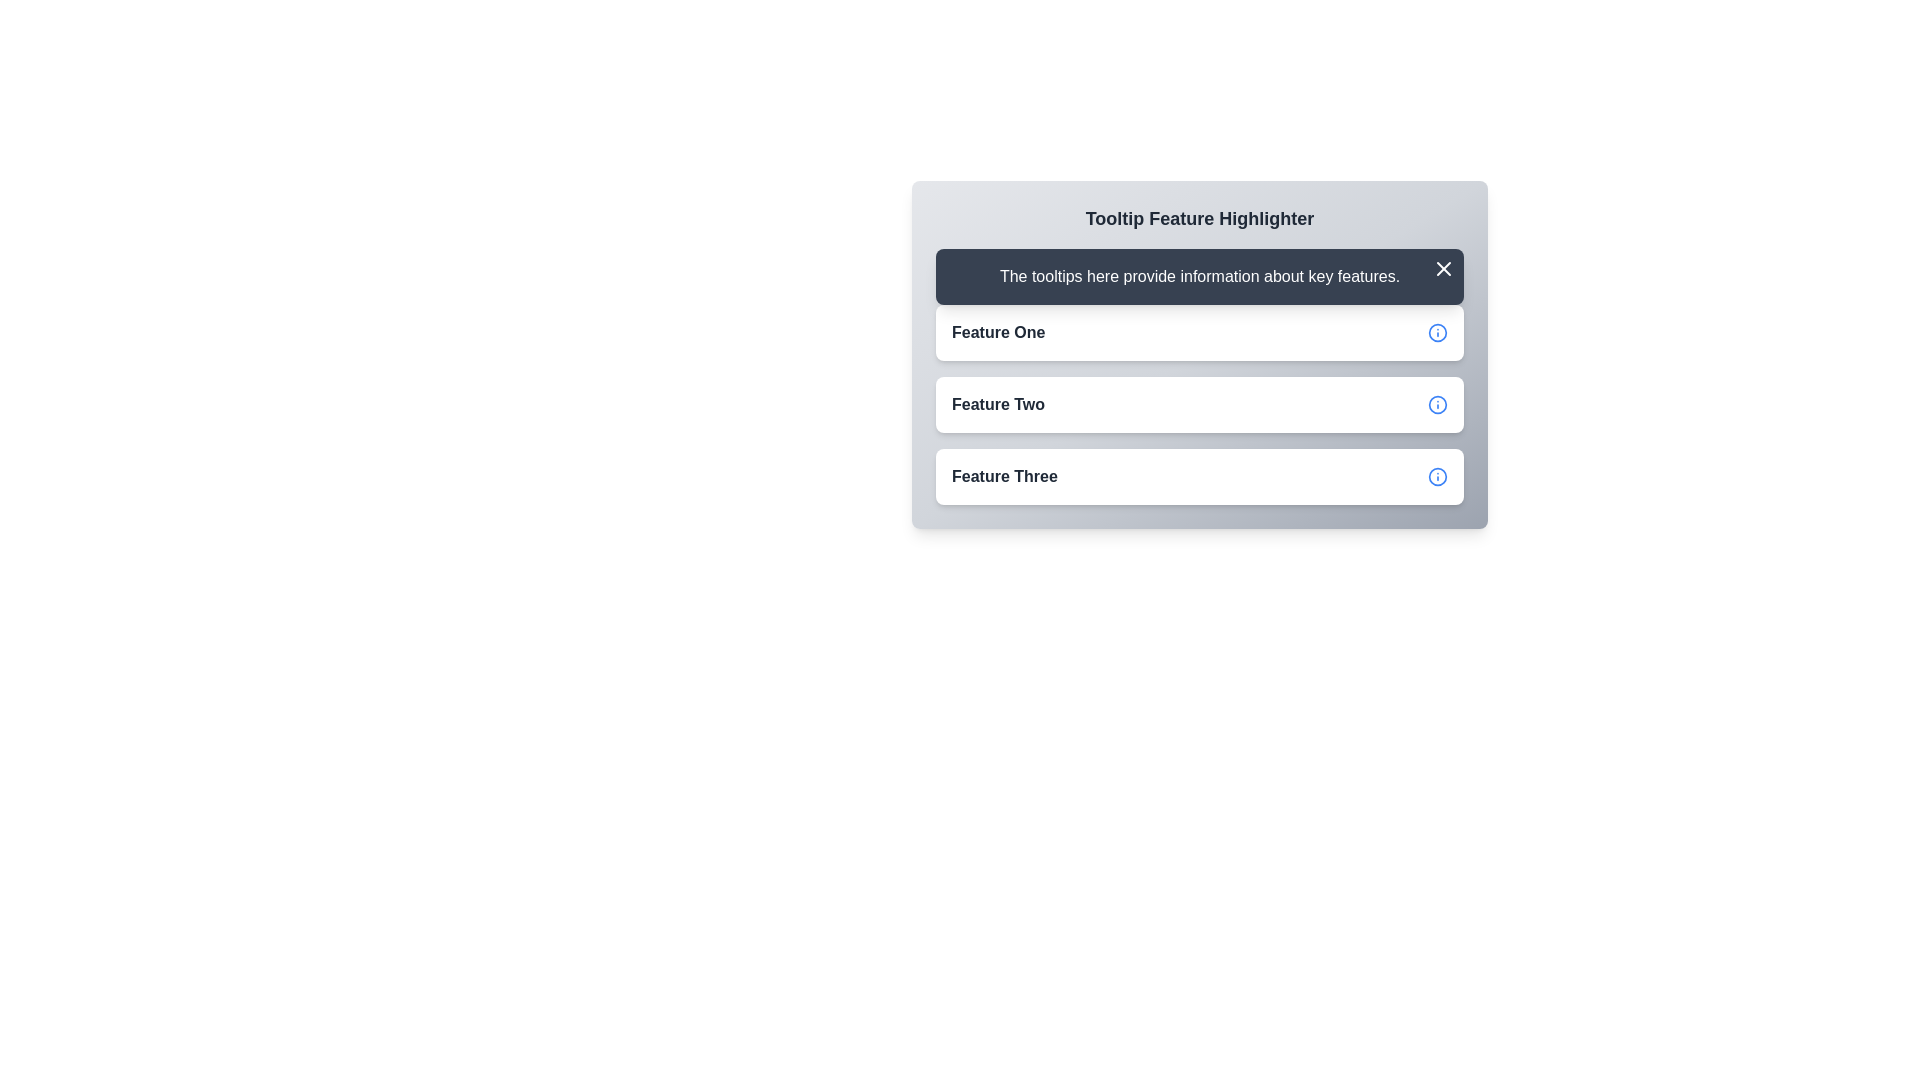 The height and width of the screenshot is (1080, 1920). I want to click on text from the 'Feature One' text label, which is styled with a bold font and dark gray color, located on the first card in a vertical list of elements, so click(998, 331).